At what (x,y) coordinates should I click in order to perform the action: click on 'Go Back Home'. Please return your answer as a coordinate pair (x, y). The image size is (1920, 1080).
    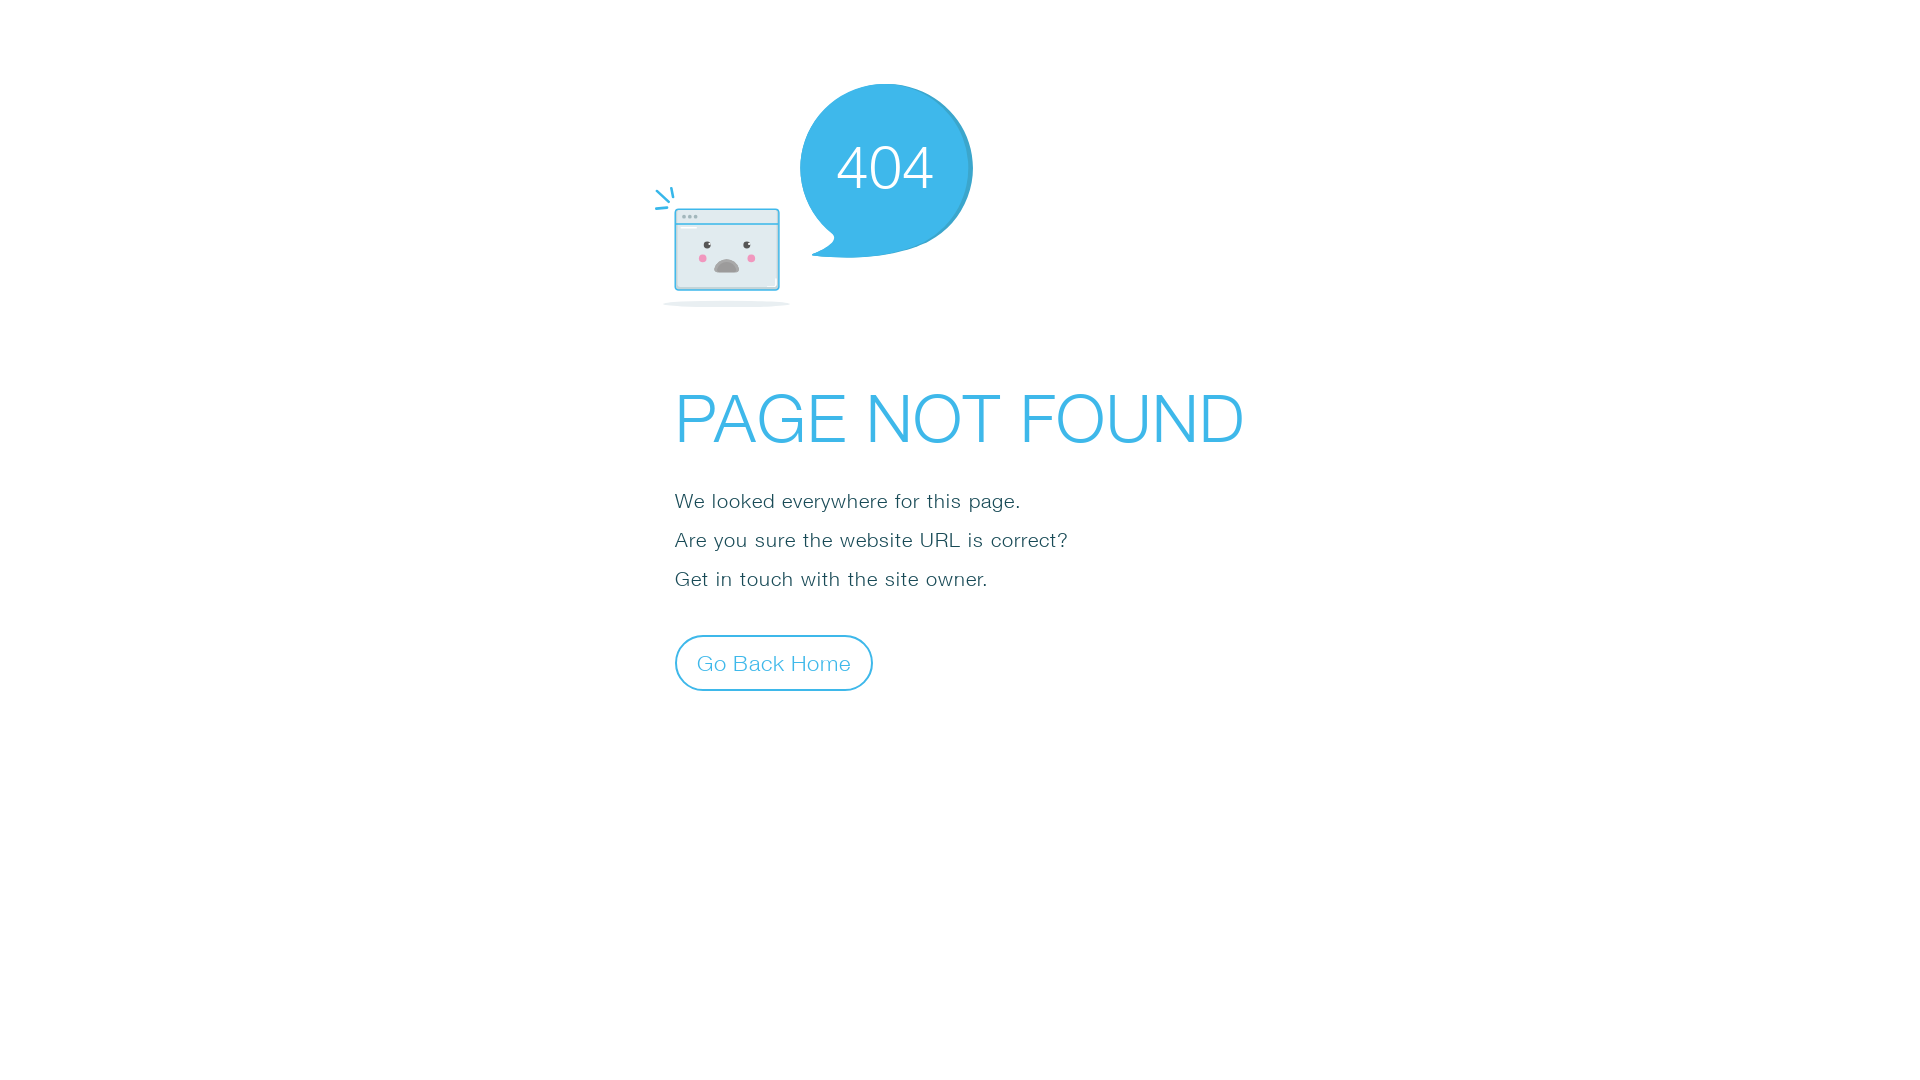
    Looking at the image, I should click on (772, 663).